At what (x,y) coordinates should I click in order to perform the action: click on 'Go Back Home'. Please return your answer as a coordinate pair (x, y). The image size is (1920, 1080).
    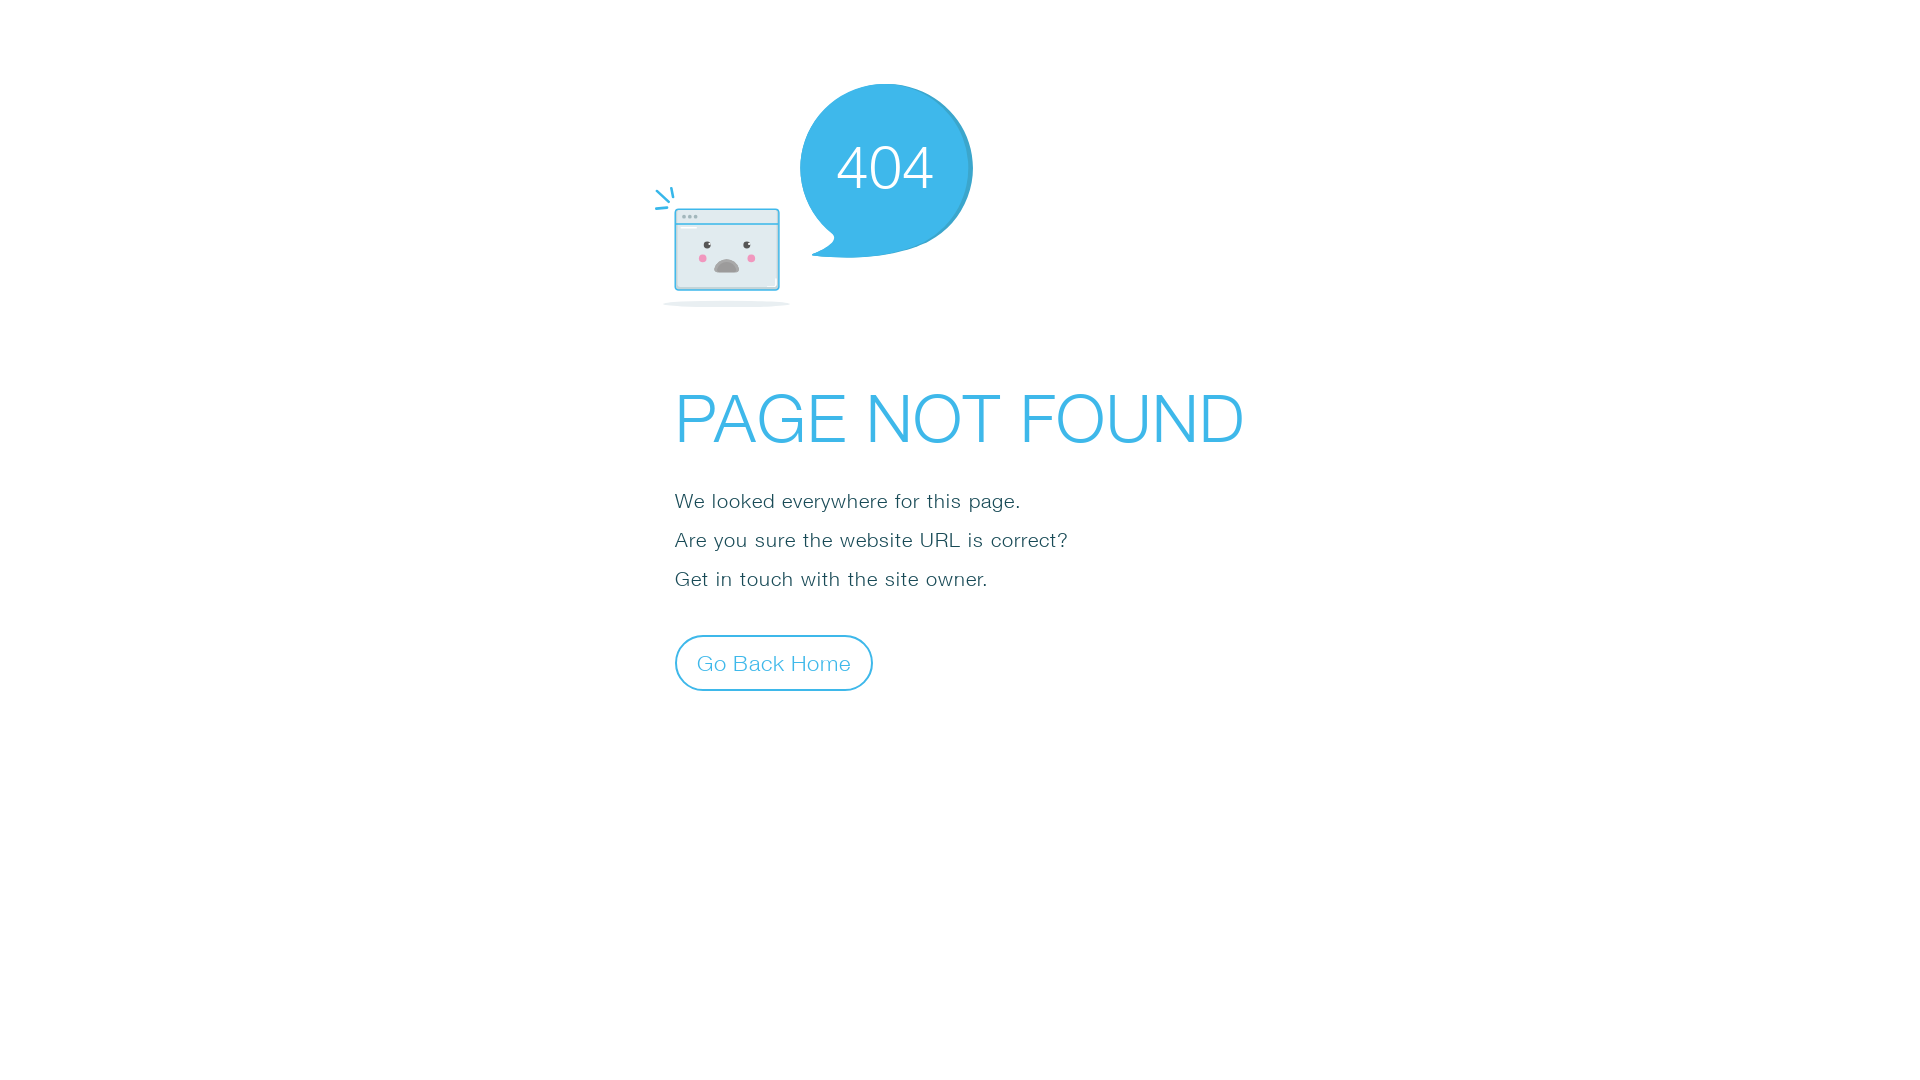
    Looking at the image, I should click on (772, 663).